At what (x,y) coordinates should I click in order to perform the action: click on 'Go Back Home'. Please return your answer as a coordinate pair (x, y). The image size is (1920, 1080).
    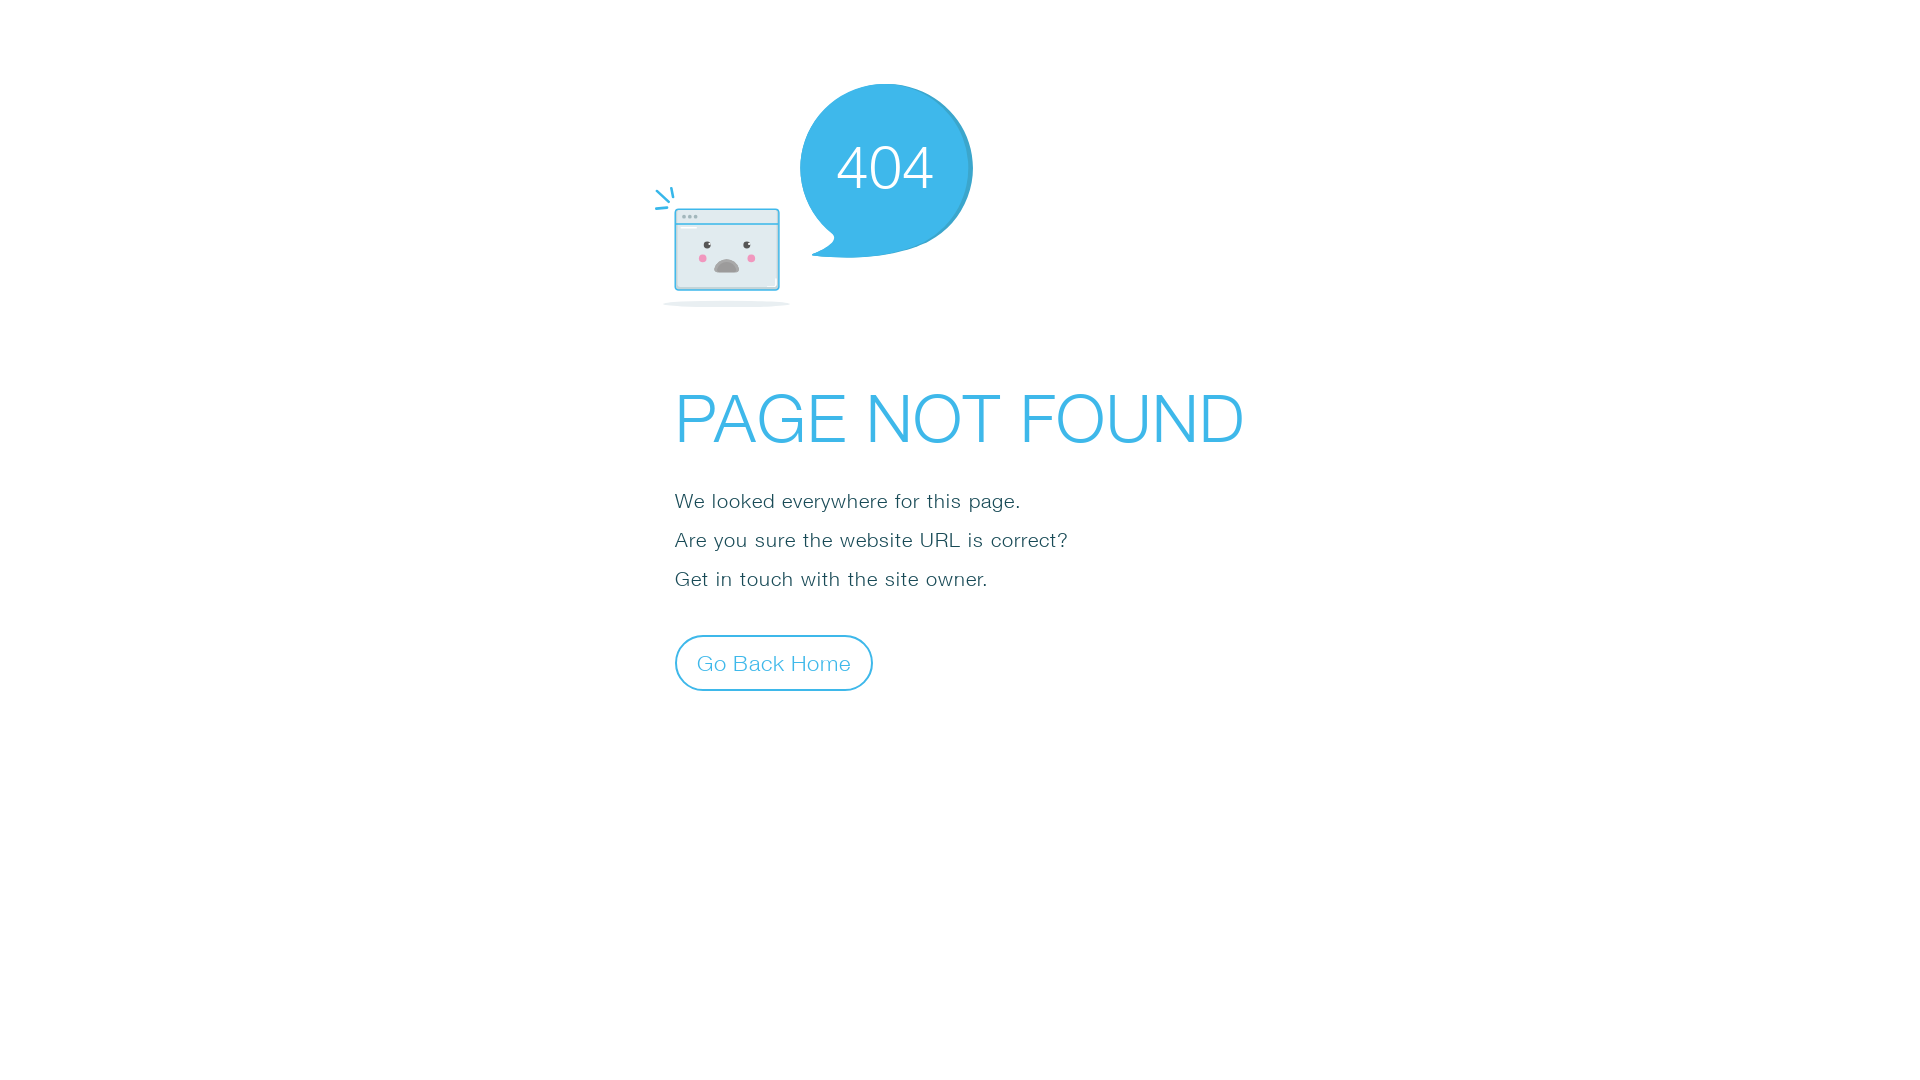
    Looking at the image, I should click on (772, 663).